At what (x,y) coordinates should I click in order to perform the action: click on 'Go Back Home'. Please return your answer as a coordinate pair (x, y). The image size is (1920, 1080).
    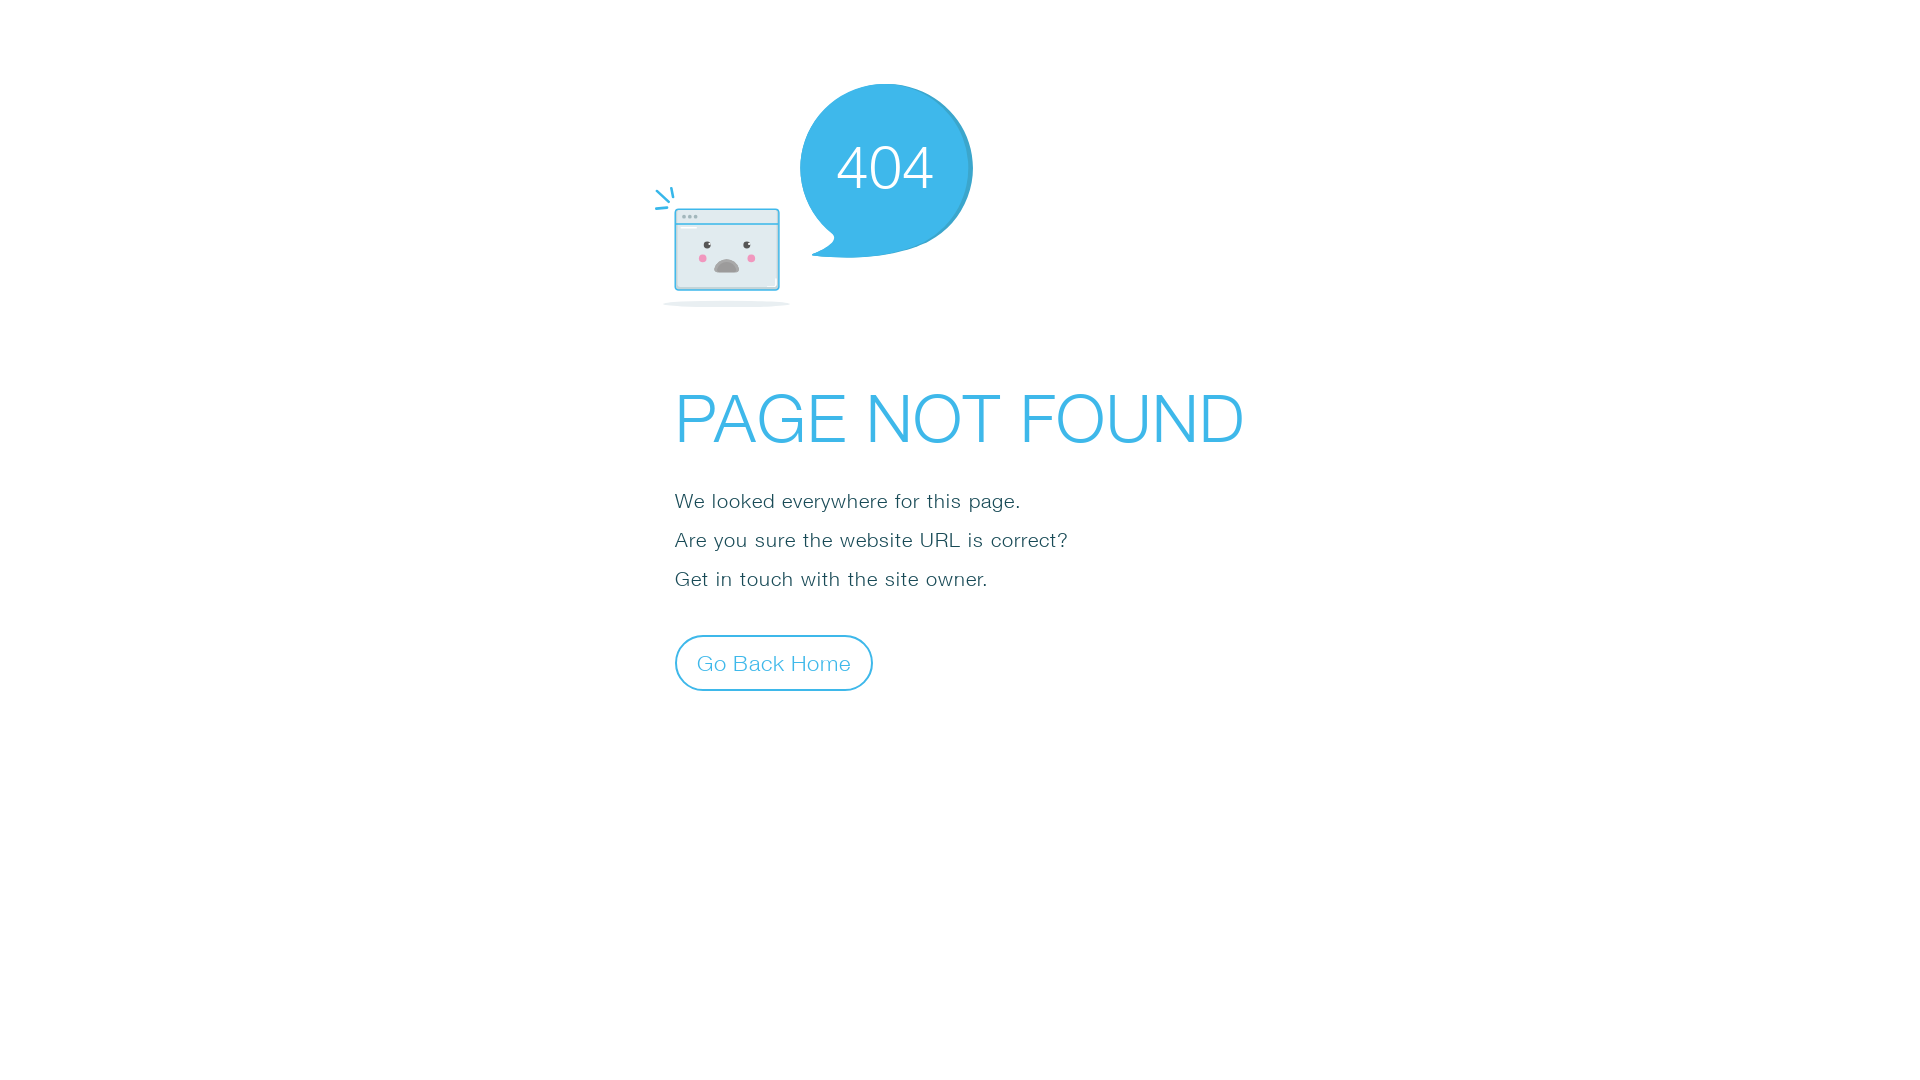
    Looking at the image, I should click on (772, 663).